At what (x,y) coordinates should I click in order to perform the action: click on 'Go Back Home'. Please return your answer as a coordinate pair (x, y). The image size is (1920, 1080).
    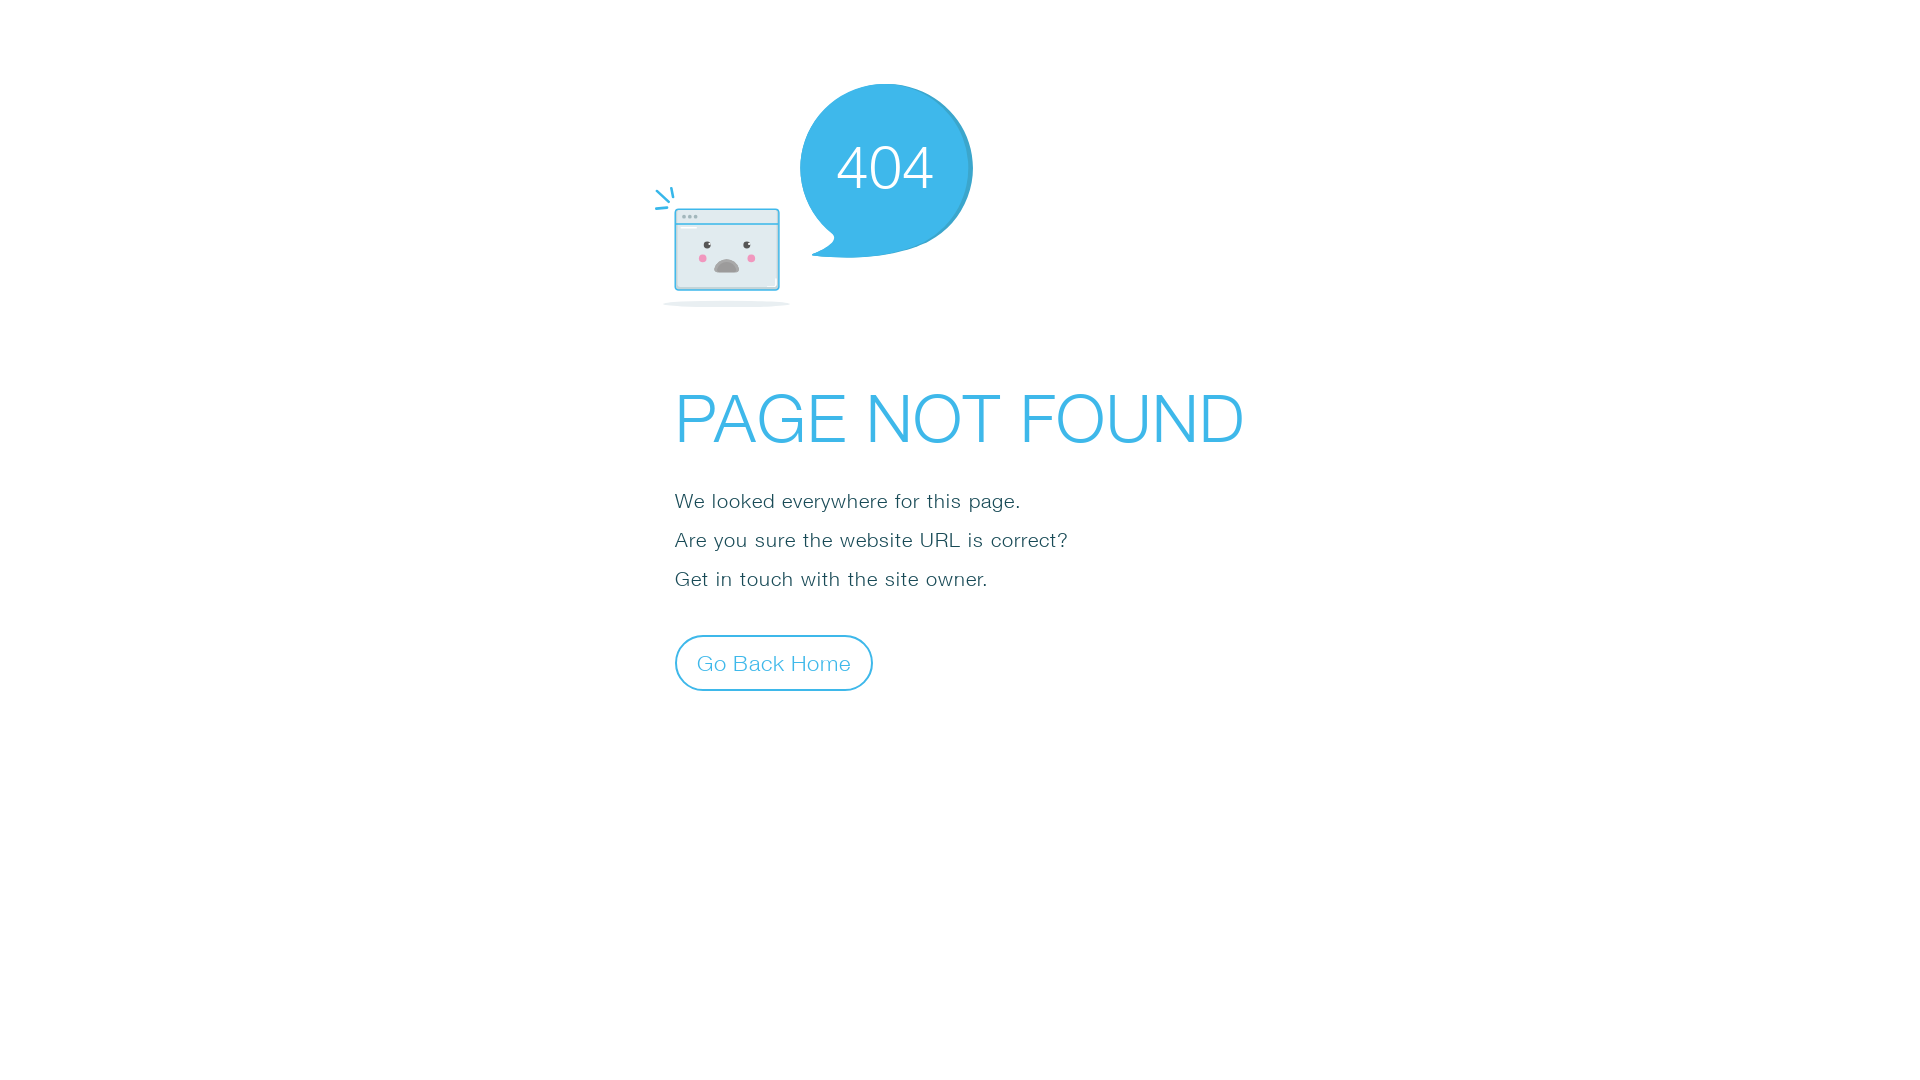
    Looking at the image, I should click on (772, 663).